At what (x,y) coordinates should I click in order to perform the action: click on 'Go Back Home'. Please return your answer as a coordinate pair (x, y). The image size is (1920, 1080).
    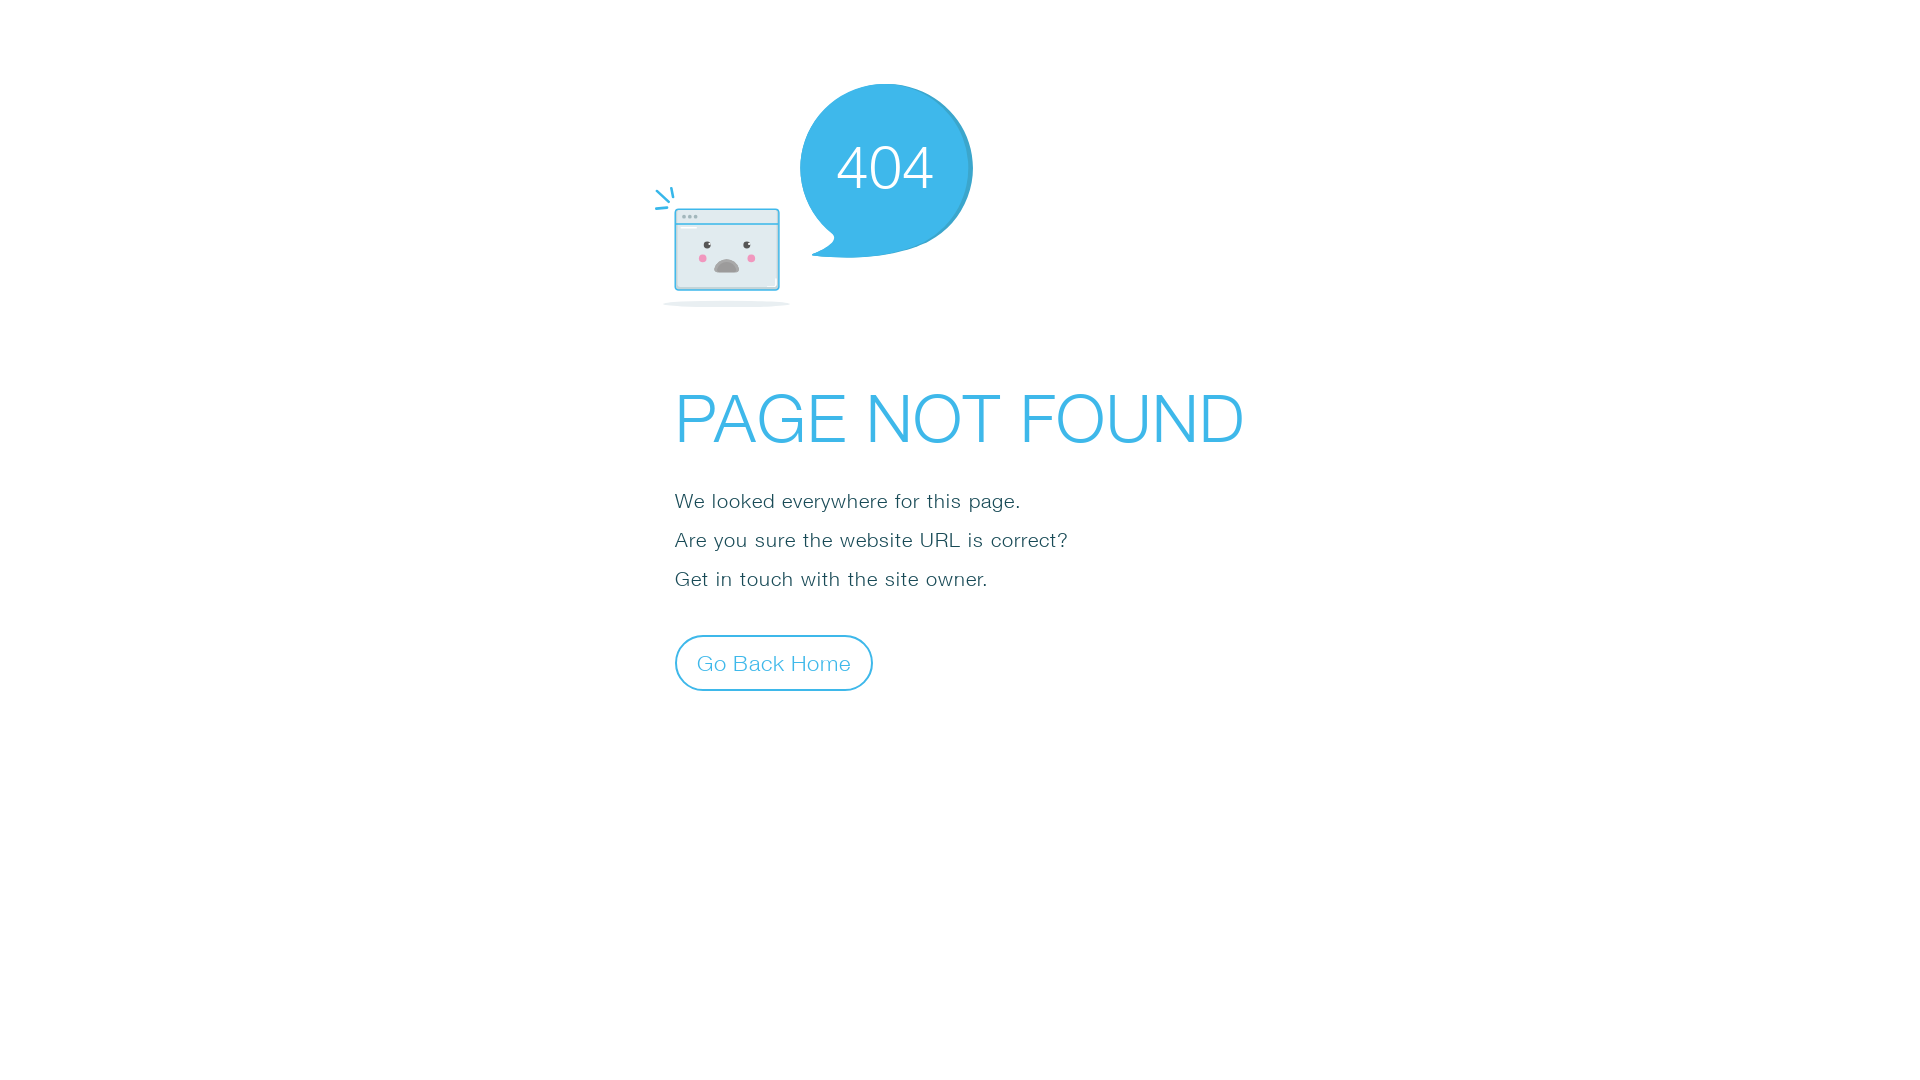
    Looking at the image, I should click on (772, 663).